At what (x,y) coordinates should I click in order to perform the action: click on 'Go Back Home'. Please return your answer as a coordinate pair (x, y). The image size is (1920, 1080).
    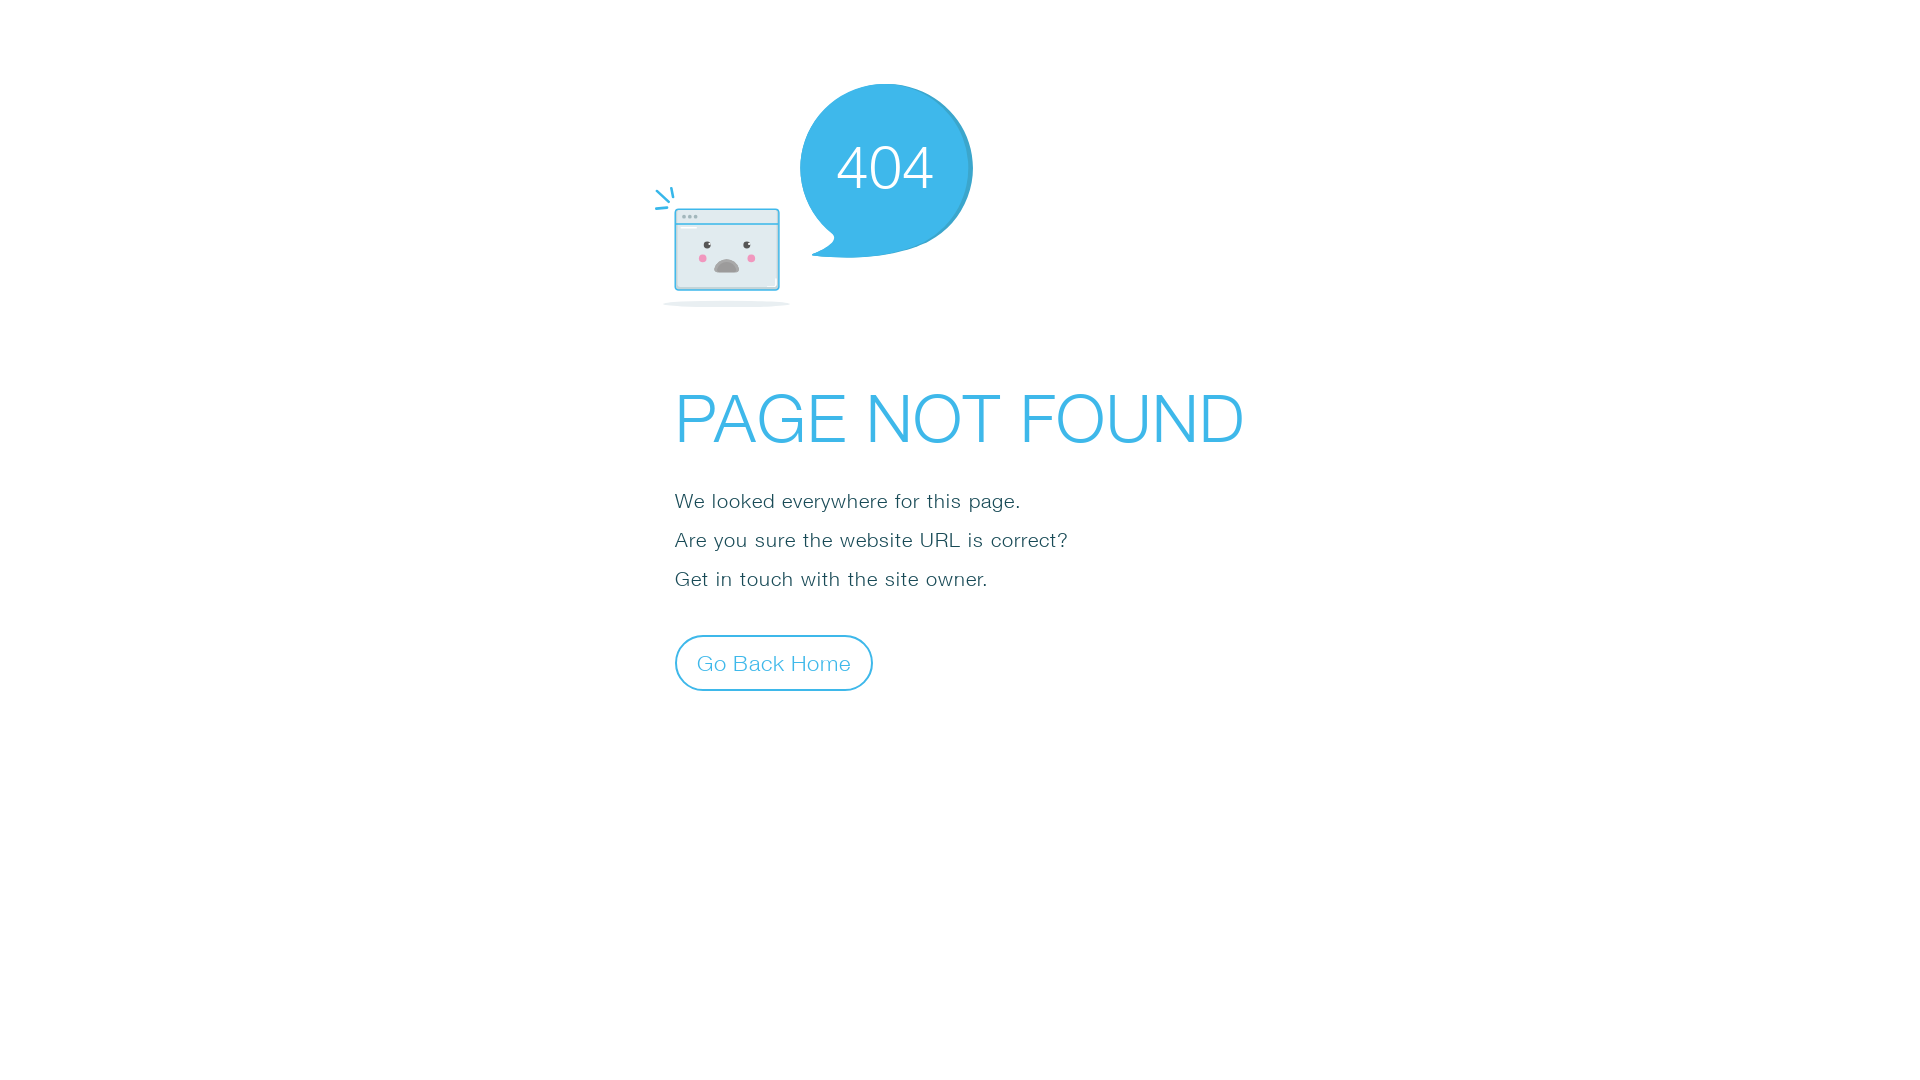
    Looking at the image, I should click on (772, 663).